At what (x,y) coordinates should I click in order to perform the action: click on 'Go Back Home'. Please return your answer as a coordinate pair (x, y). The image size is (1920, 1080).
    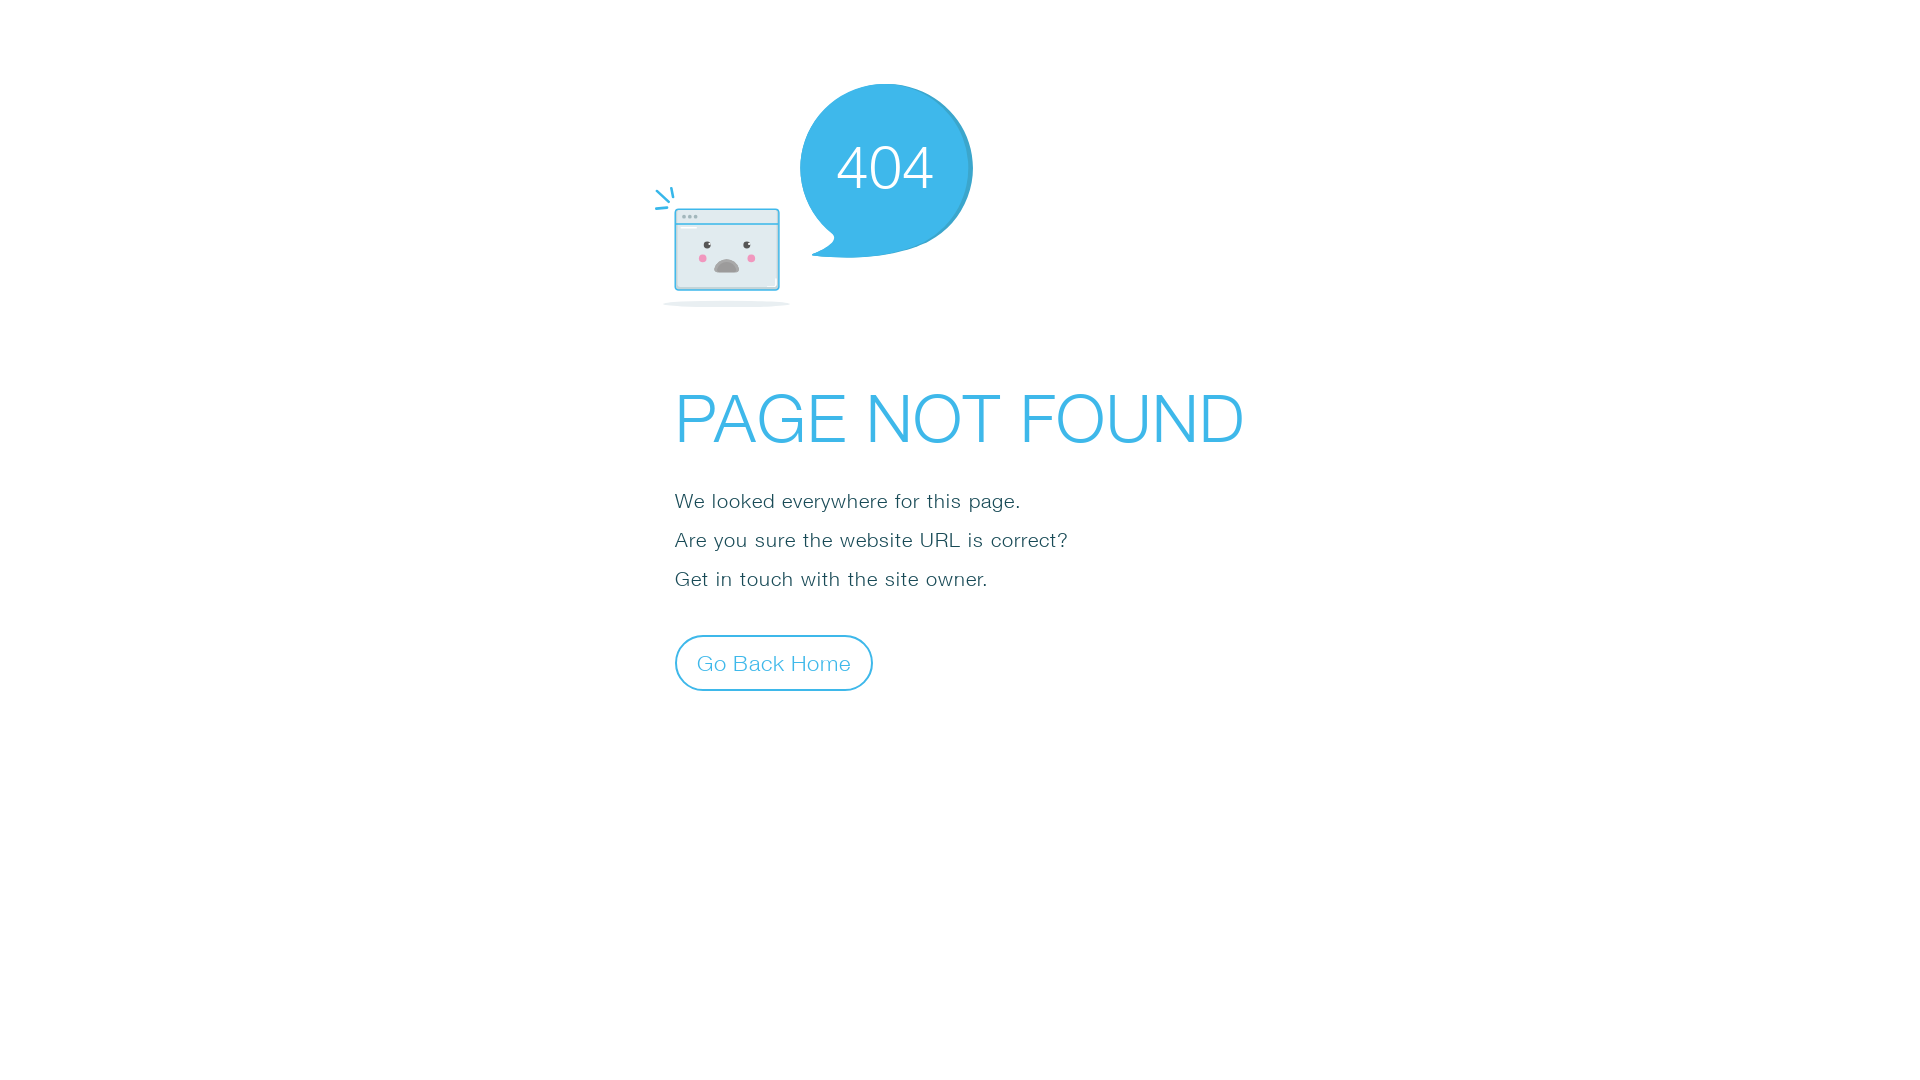
    Looking at the image, I should click on (772, 663).